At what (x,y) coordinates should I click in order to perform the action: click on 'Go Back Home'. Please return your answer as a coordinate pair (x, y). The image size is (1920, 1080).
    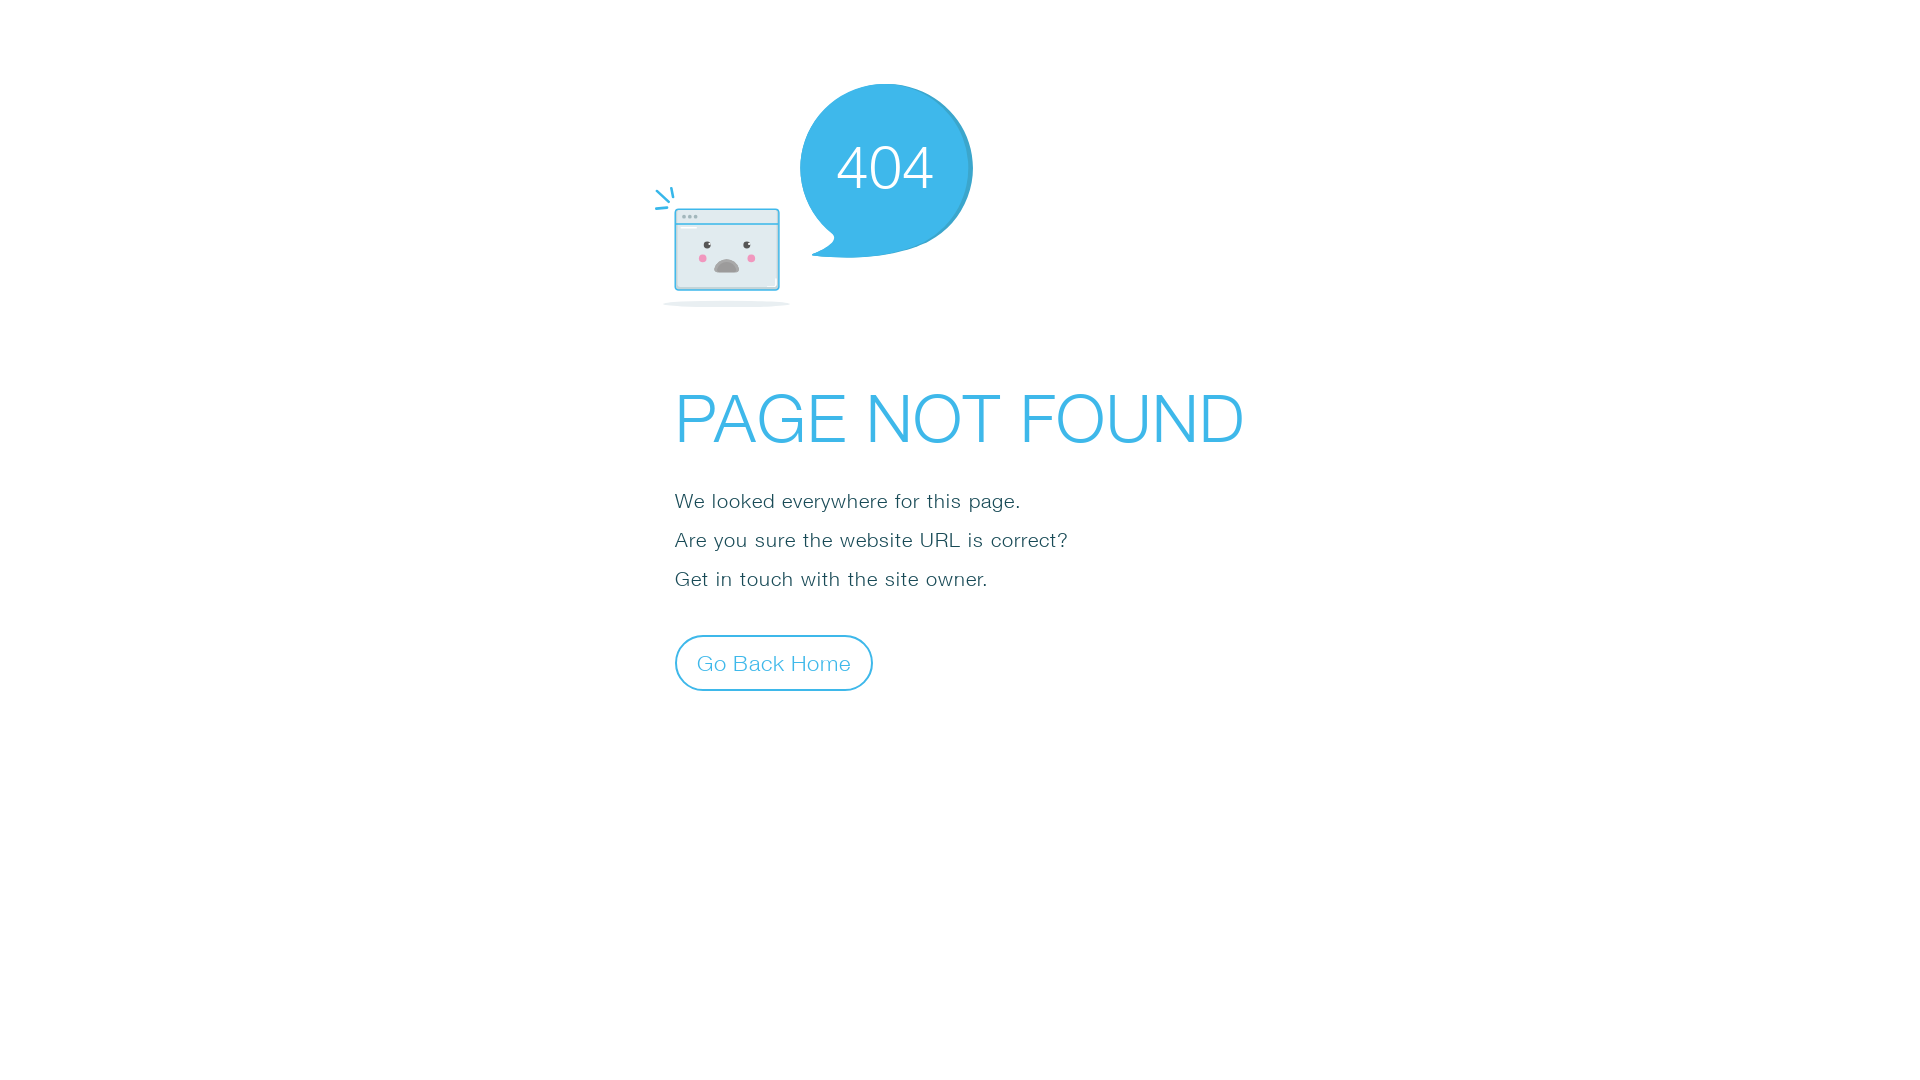
    Looking at the image, I should click on (772, 663).